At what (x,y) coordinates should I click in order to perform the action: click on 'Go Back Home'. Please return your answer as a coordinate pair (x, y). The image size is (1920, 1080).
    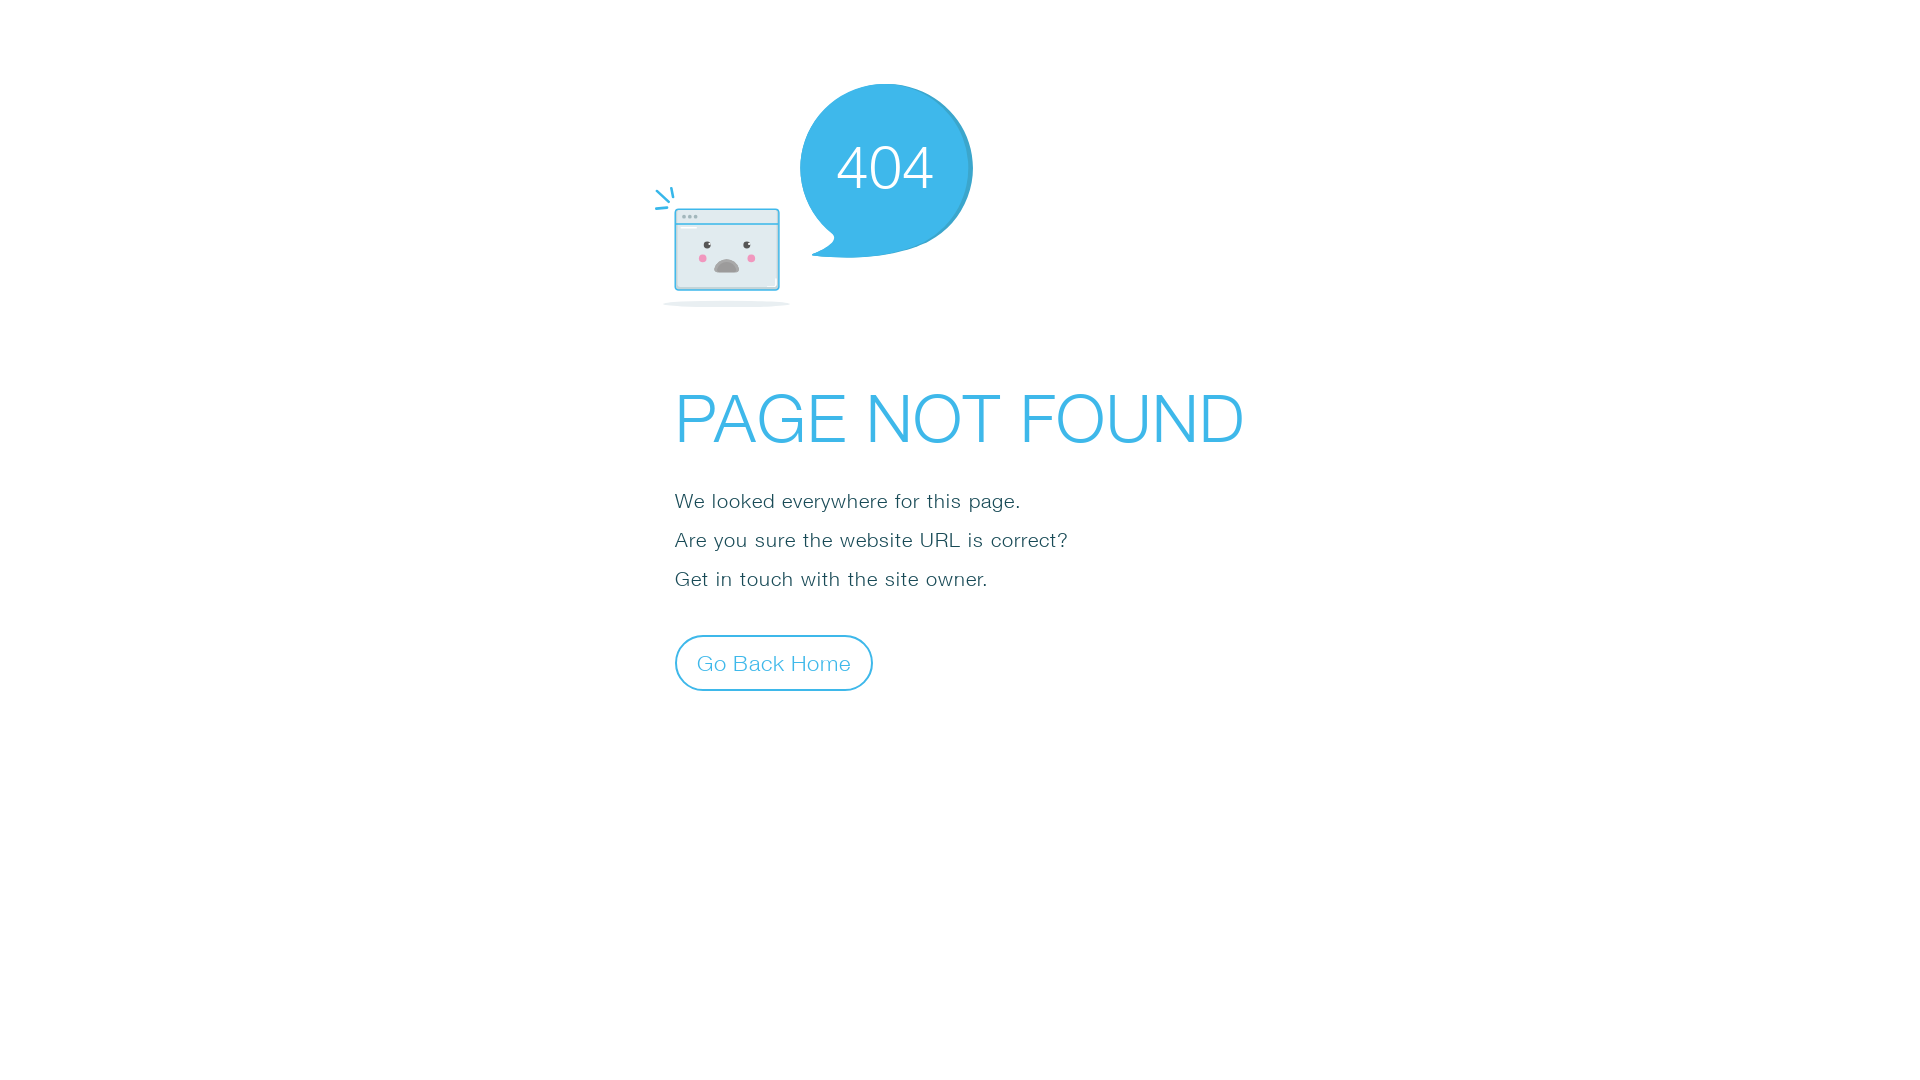
    Looking at the image, I should click on (772, 663).